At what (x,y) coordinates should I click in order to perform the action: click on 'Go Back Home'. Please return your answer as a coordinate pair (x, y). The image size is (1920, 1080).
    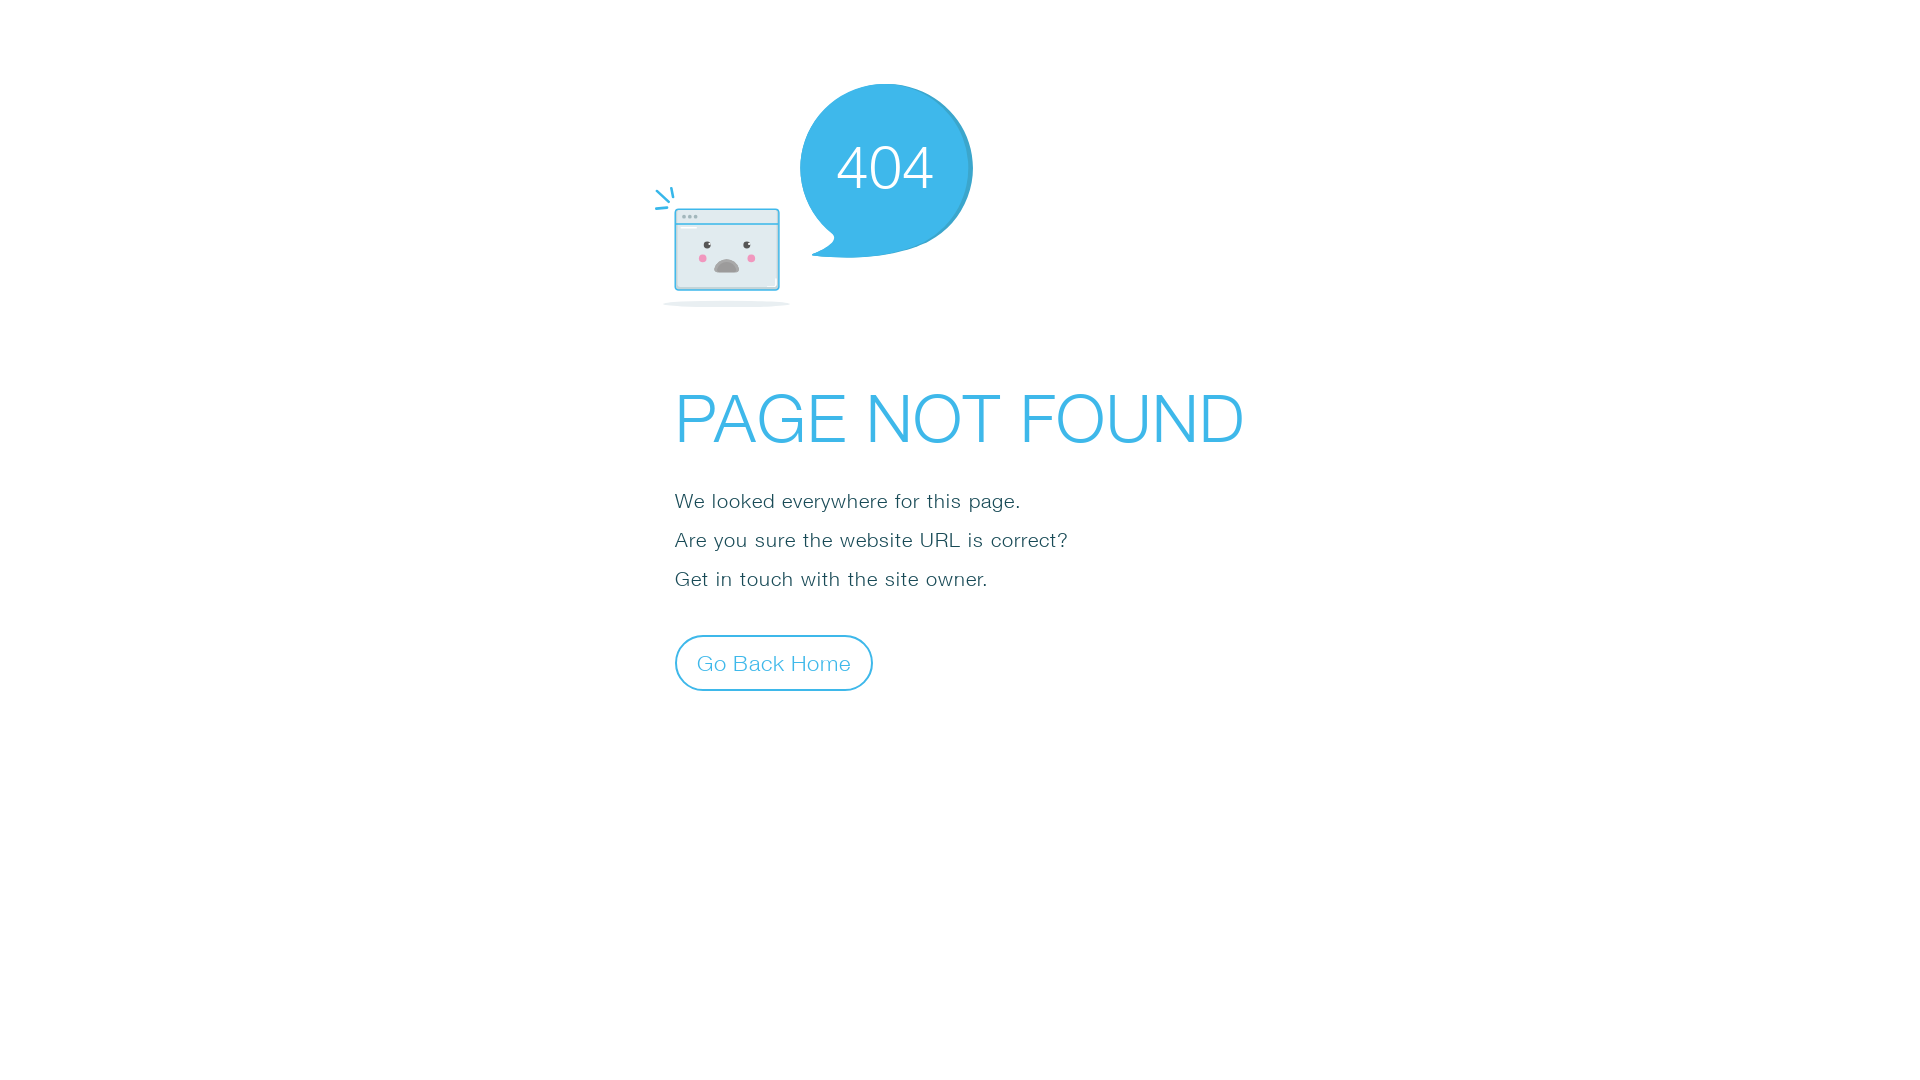
    Looking at the image, I should click on (772, 663).